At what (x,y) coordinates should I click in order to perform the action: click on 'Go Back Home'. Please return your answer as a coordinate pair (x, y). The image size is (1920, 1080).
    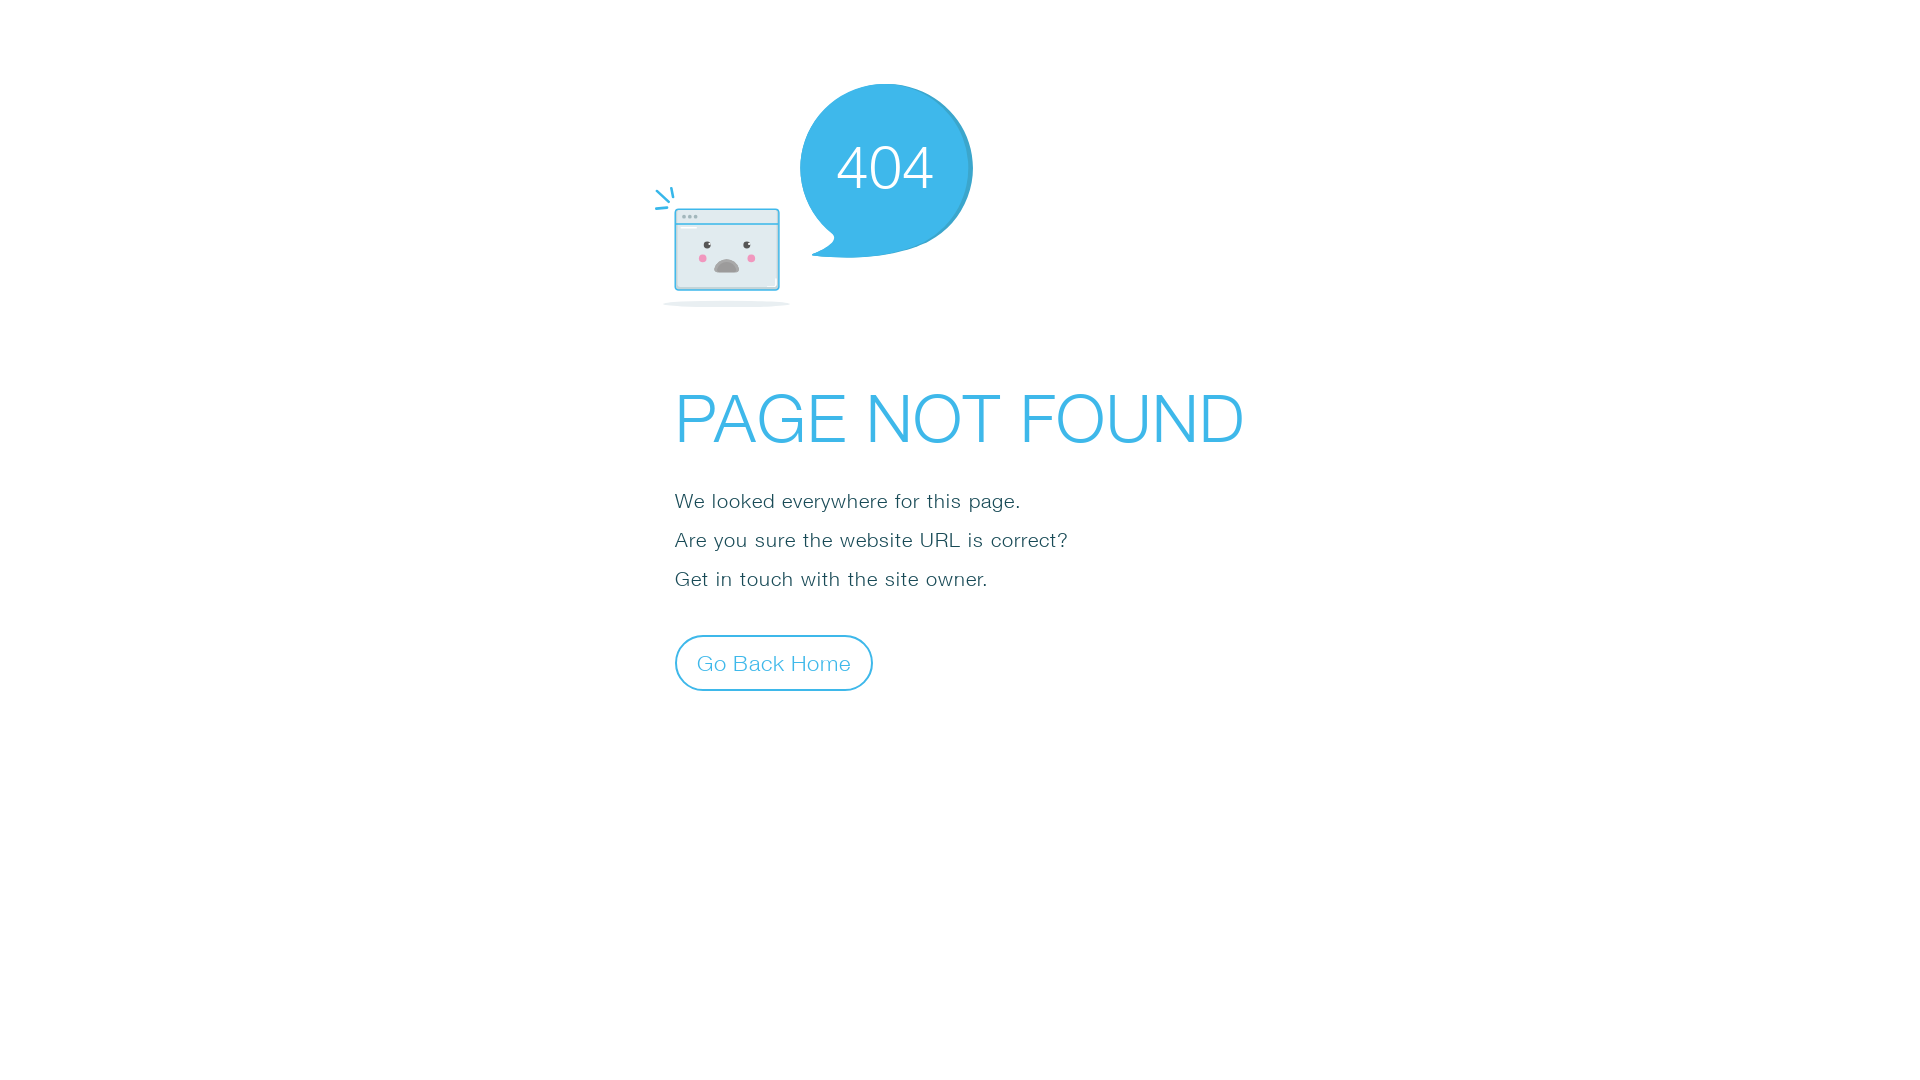
    Looking at the image, I should click on (772, 663).